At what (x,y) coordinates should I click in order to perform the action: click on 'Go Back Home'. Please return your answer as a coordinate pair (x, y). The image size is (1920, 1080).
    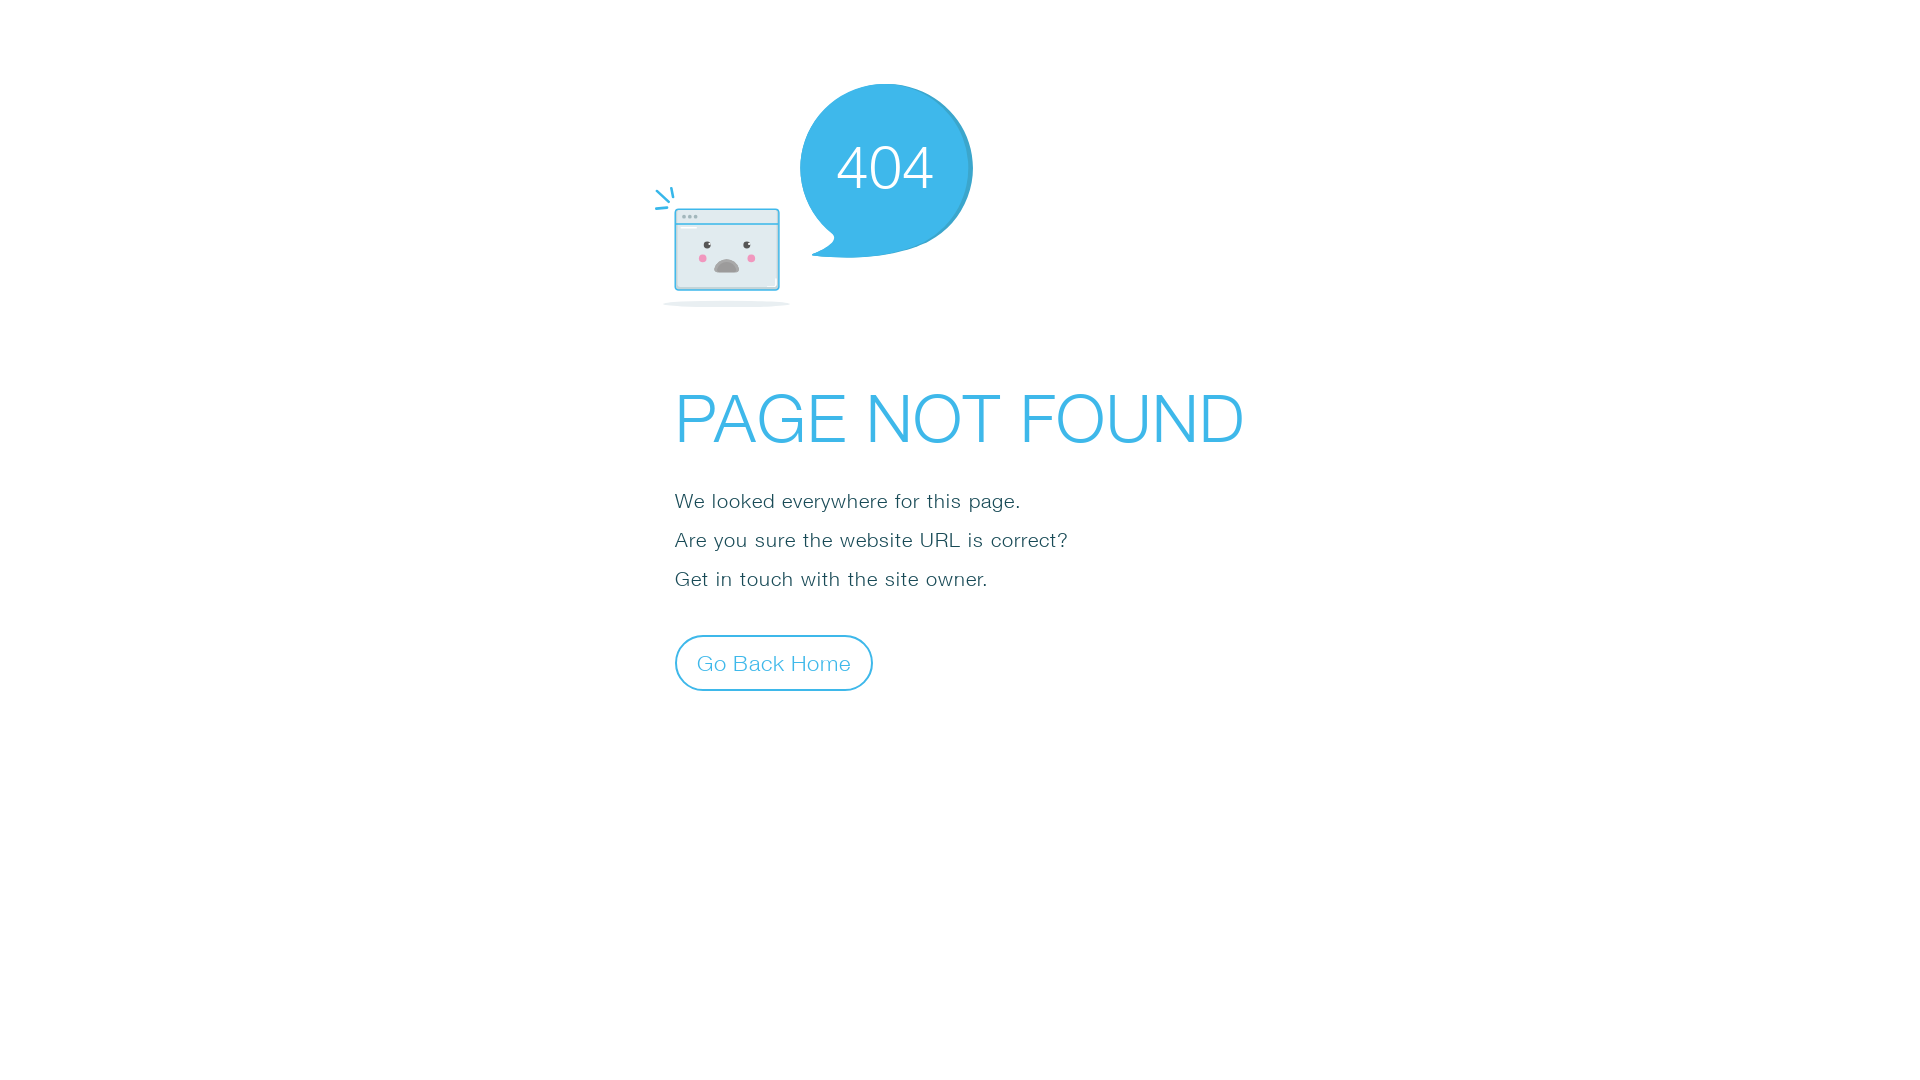
    Looking at the image, I should click on (772, 663).